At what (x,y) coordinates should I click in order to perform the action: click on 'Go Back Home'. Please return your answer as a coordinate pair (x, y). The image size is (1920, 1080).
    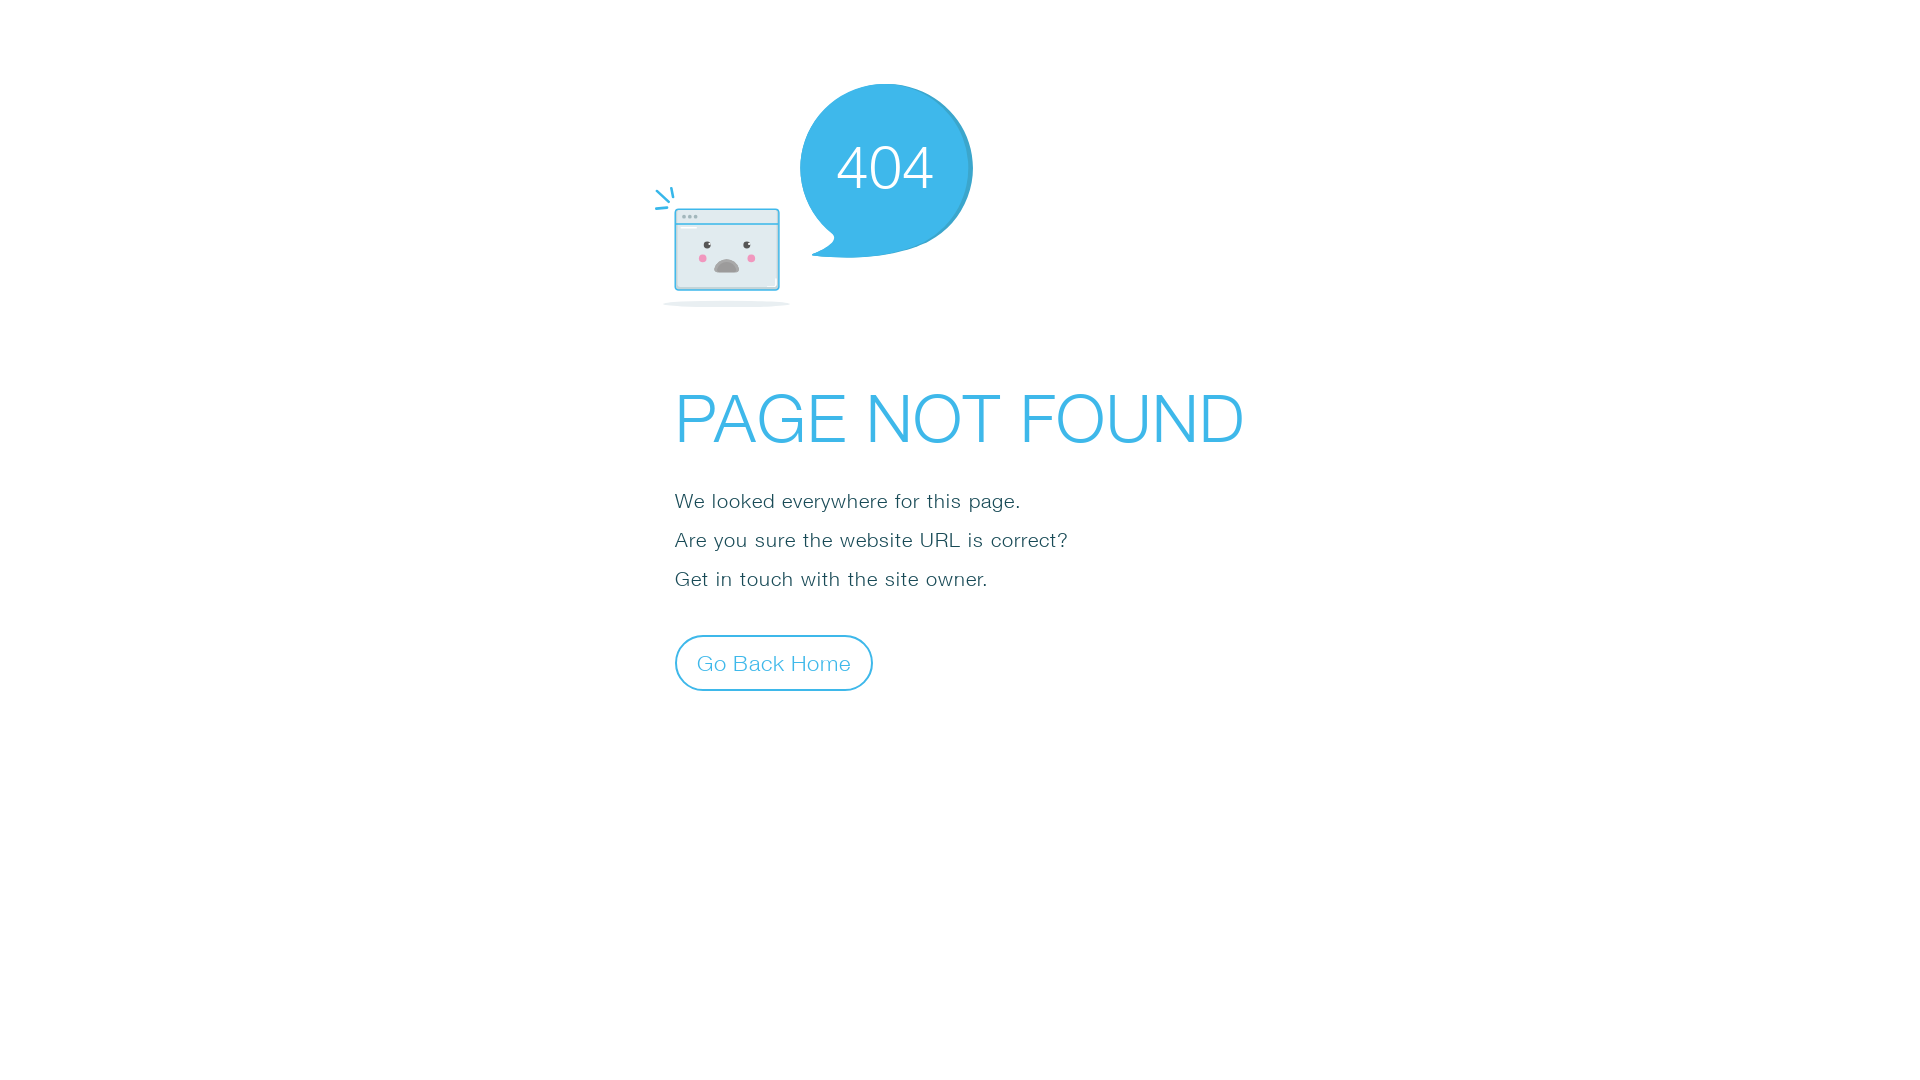
    Looking at the image, I should click on (772, 663).